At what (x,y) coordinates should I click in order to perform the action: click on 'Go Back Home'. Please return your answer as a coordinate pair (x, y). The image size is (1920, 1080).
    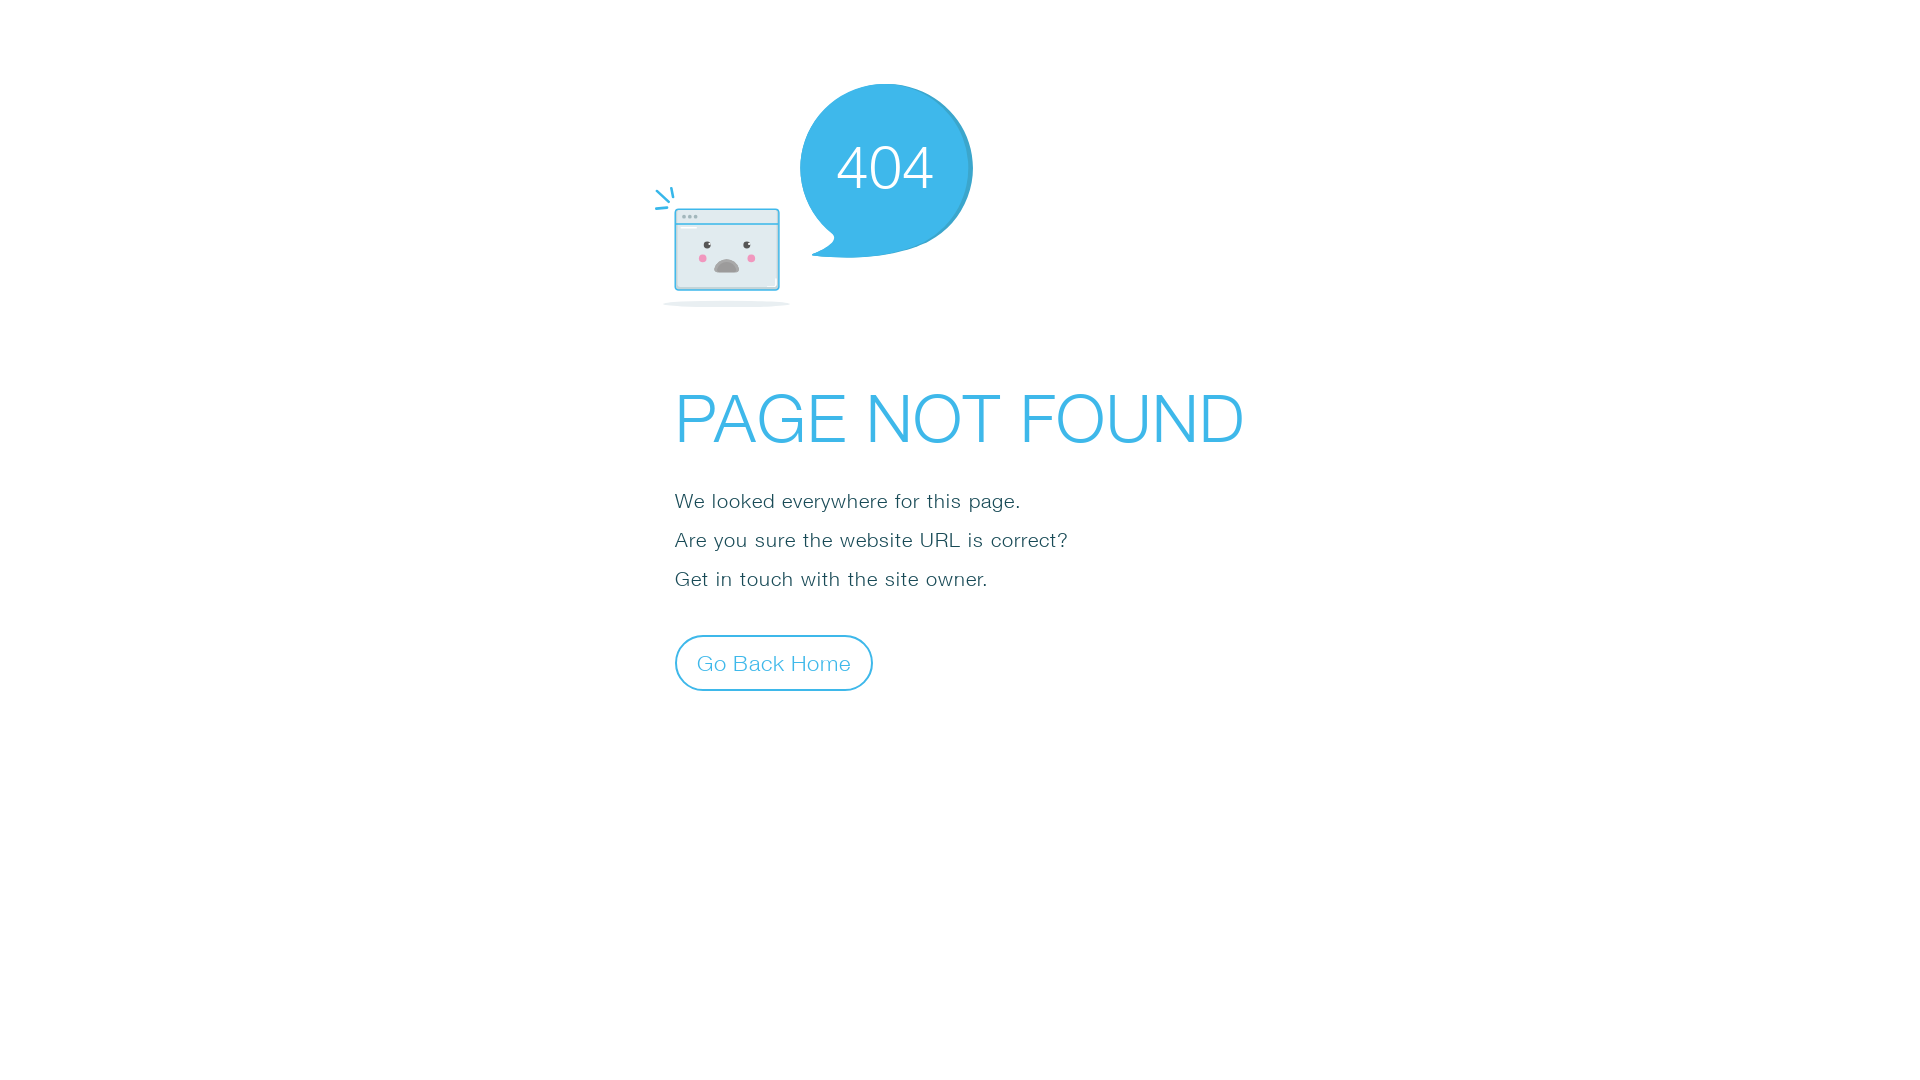
    Looking at the image, I should click on (772, 663).